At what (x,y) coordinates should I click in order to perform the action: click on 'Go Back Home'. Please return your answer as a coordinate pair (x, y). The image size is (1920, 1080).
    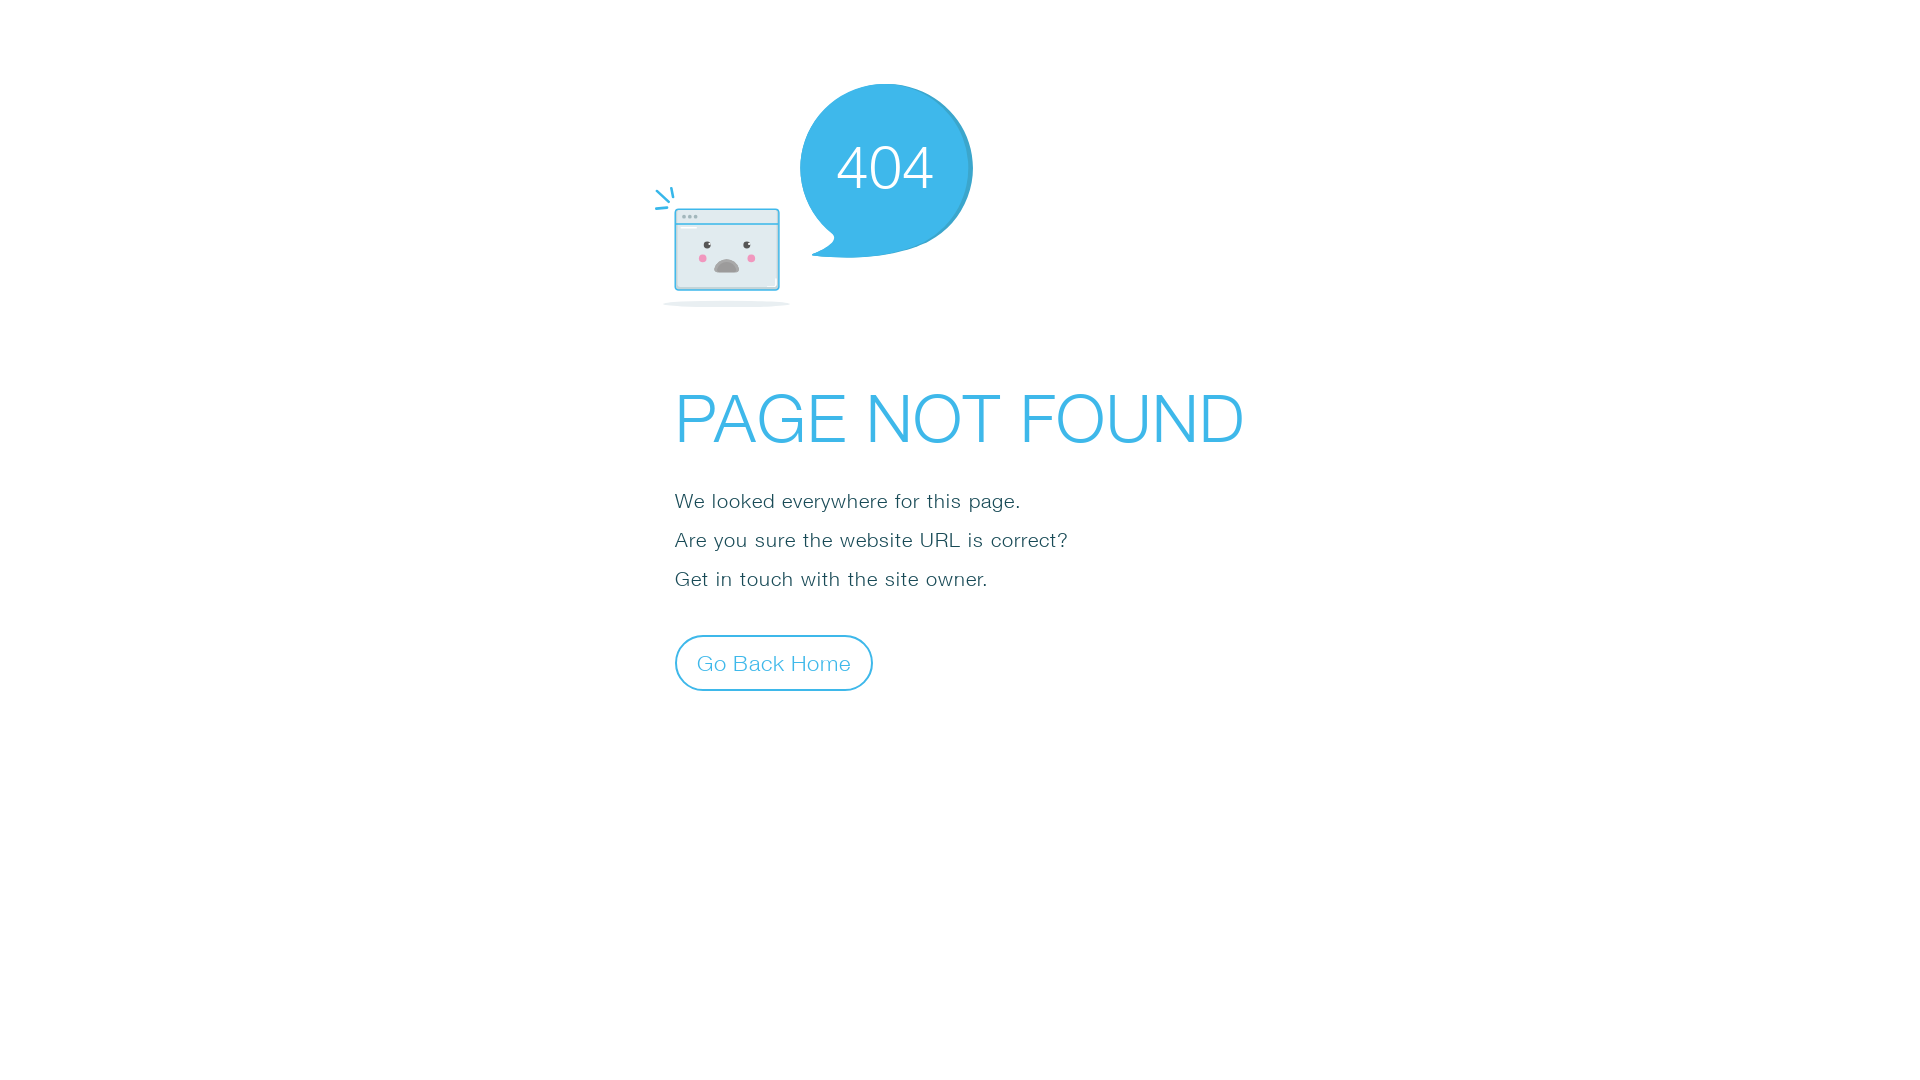
    Looking at the image, I should click on (772, 663).